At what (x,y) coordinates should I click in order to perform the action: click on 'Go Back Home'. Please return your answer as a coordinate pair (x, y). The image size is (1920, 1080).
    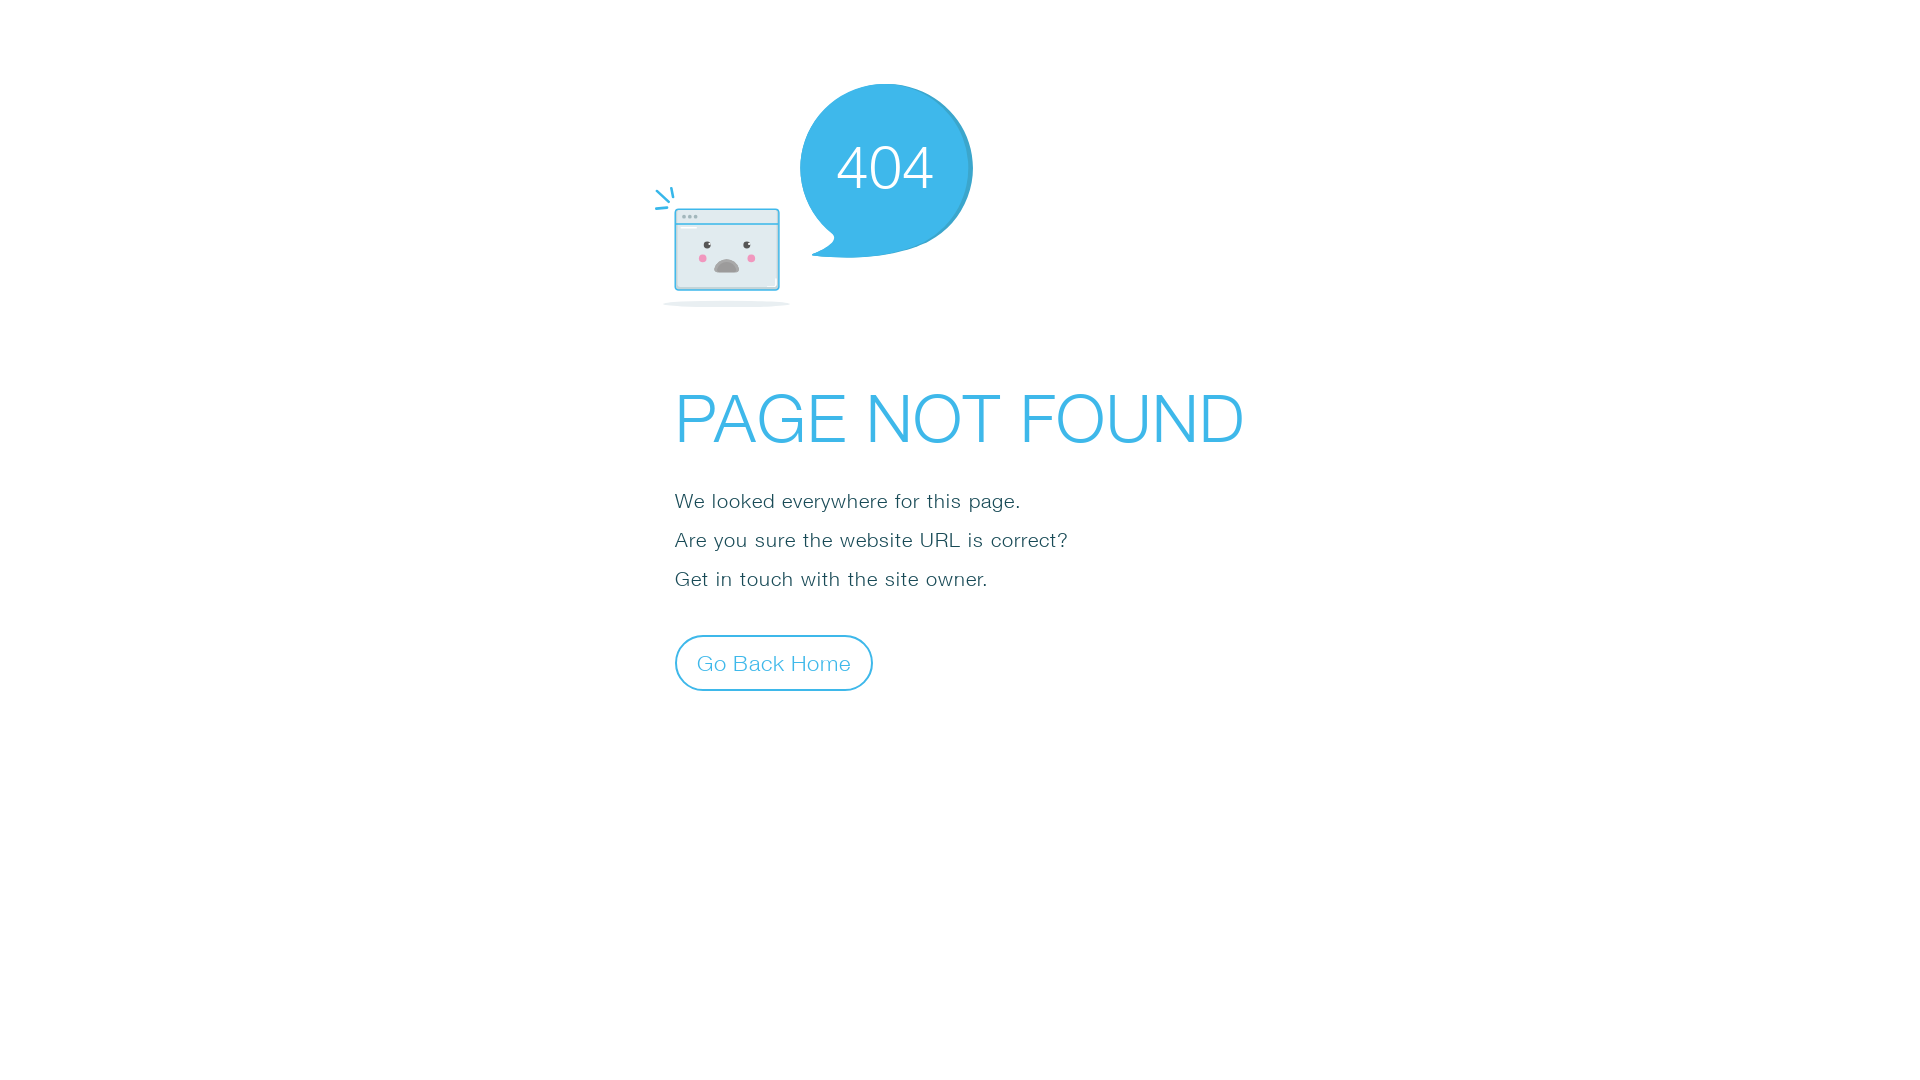
    Looking at the image, I should click on (772, 663).